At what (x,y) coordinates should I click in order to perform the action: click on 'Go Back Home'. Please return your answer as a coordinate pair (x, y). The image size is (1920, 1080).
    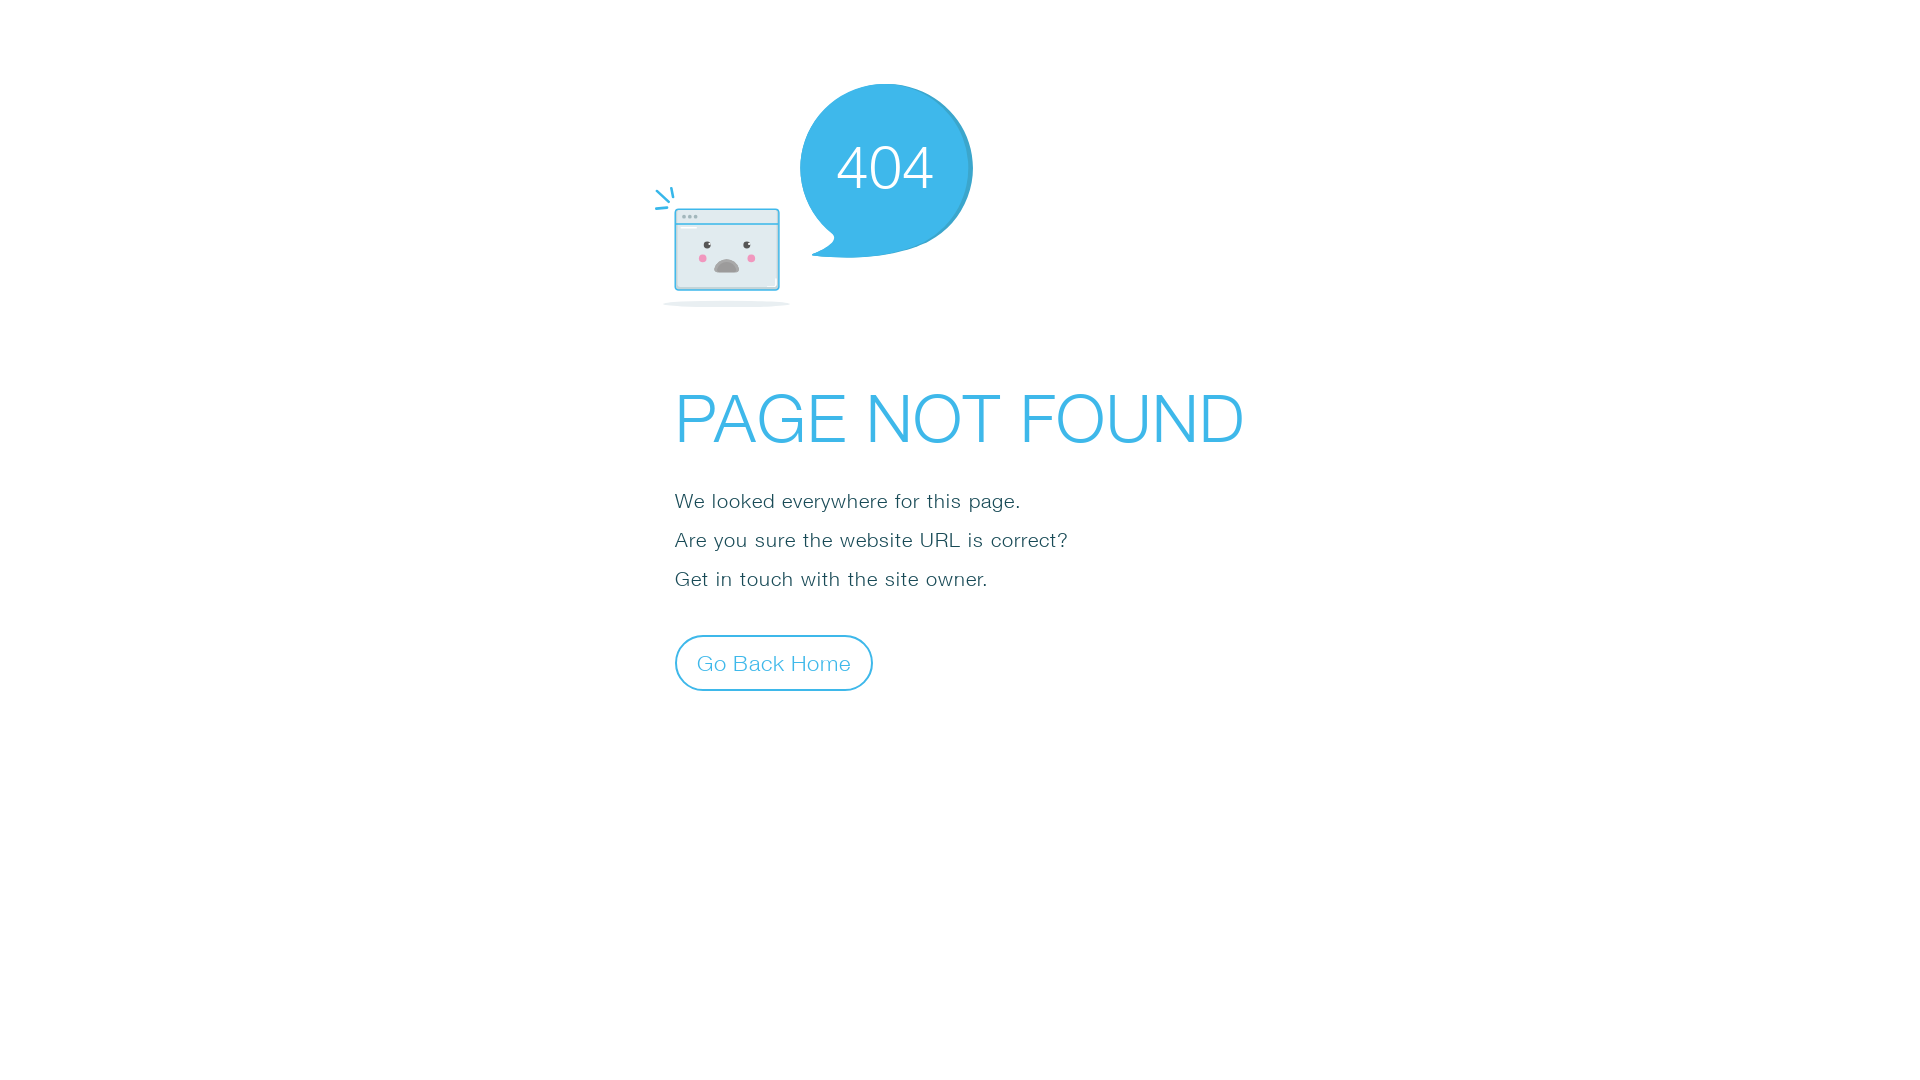
    Looking at the image, I should click on (772, 663).